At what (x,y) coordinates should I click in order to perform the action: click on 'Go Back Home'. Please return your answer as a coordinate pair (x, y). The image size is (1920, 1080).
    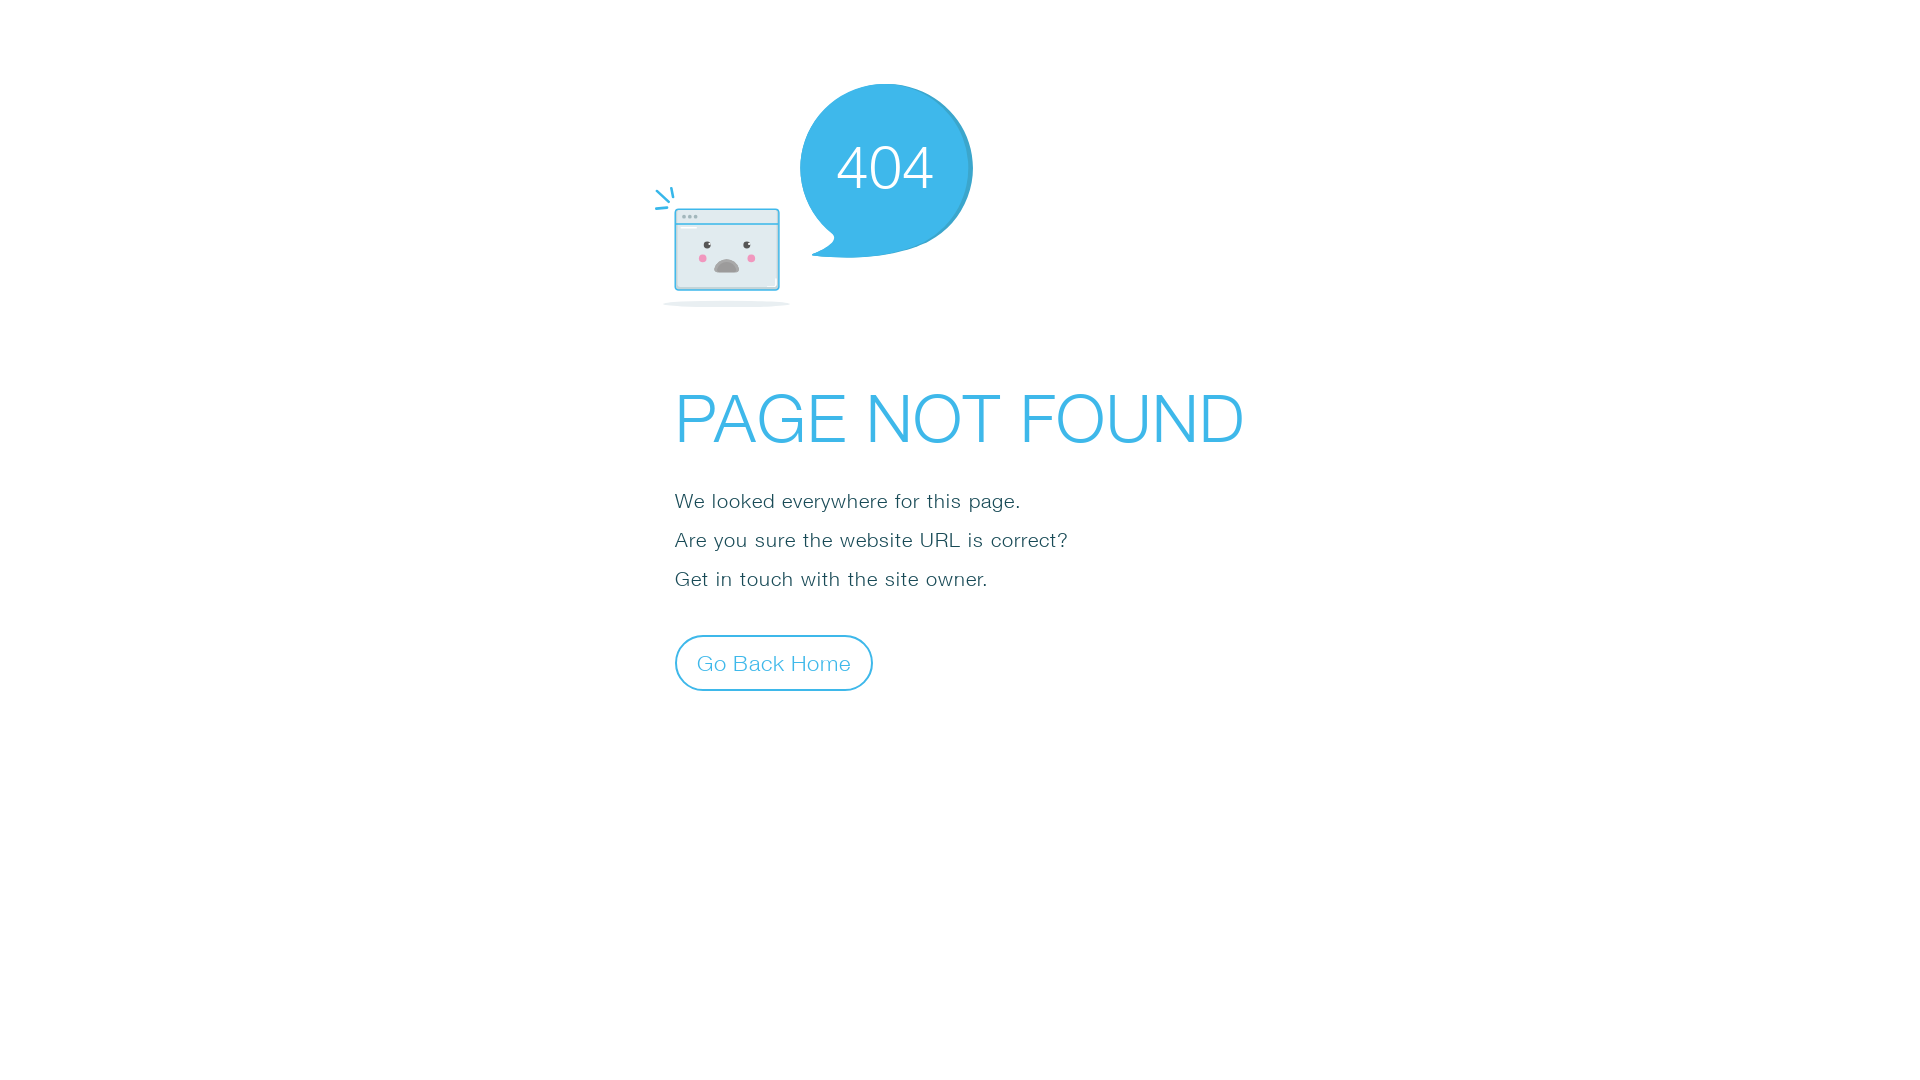
    Looking at the image, I should click on (772, 663).